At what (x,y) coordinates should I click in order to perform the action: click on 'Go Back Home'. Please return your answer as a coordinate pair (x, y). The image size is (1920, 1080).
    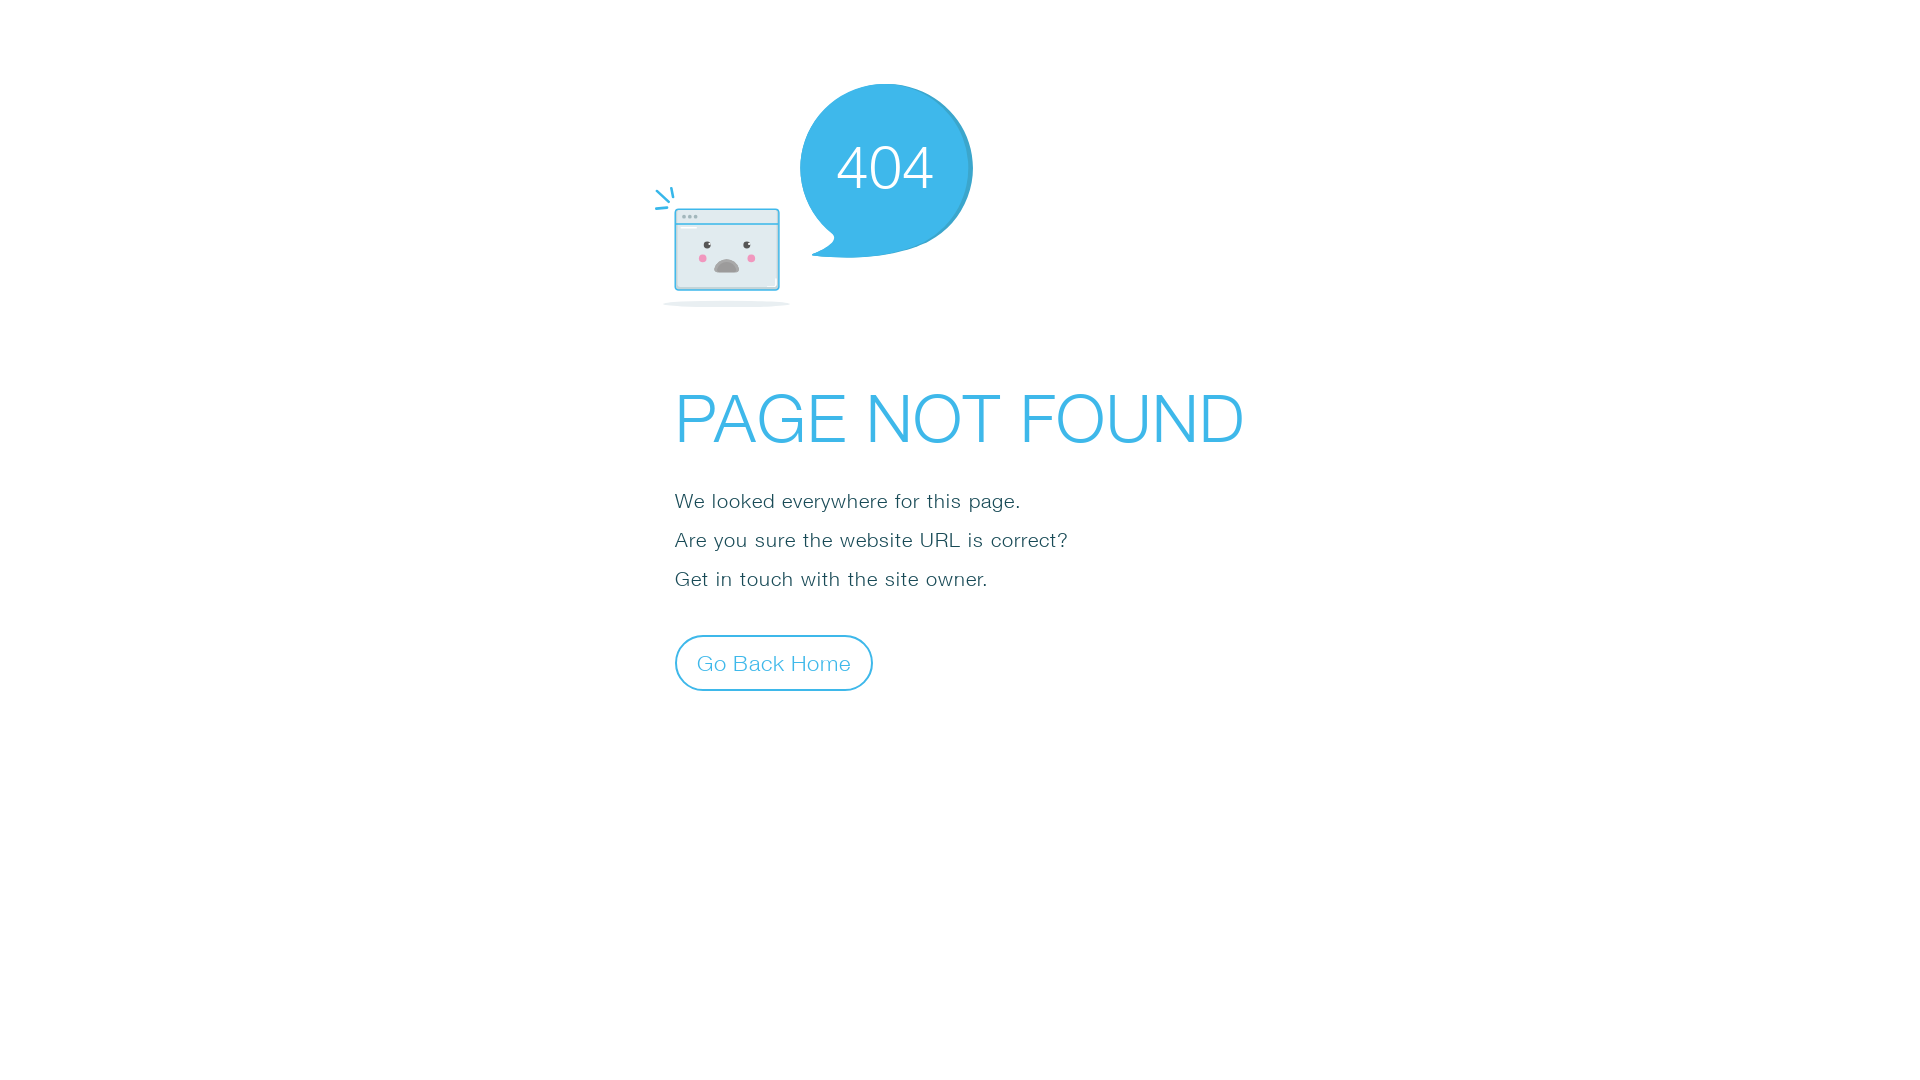
    Looking at the image, I should click on (772, 663).